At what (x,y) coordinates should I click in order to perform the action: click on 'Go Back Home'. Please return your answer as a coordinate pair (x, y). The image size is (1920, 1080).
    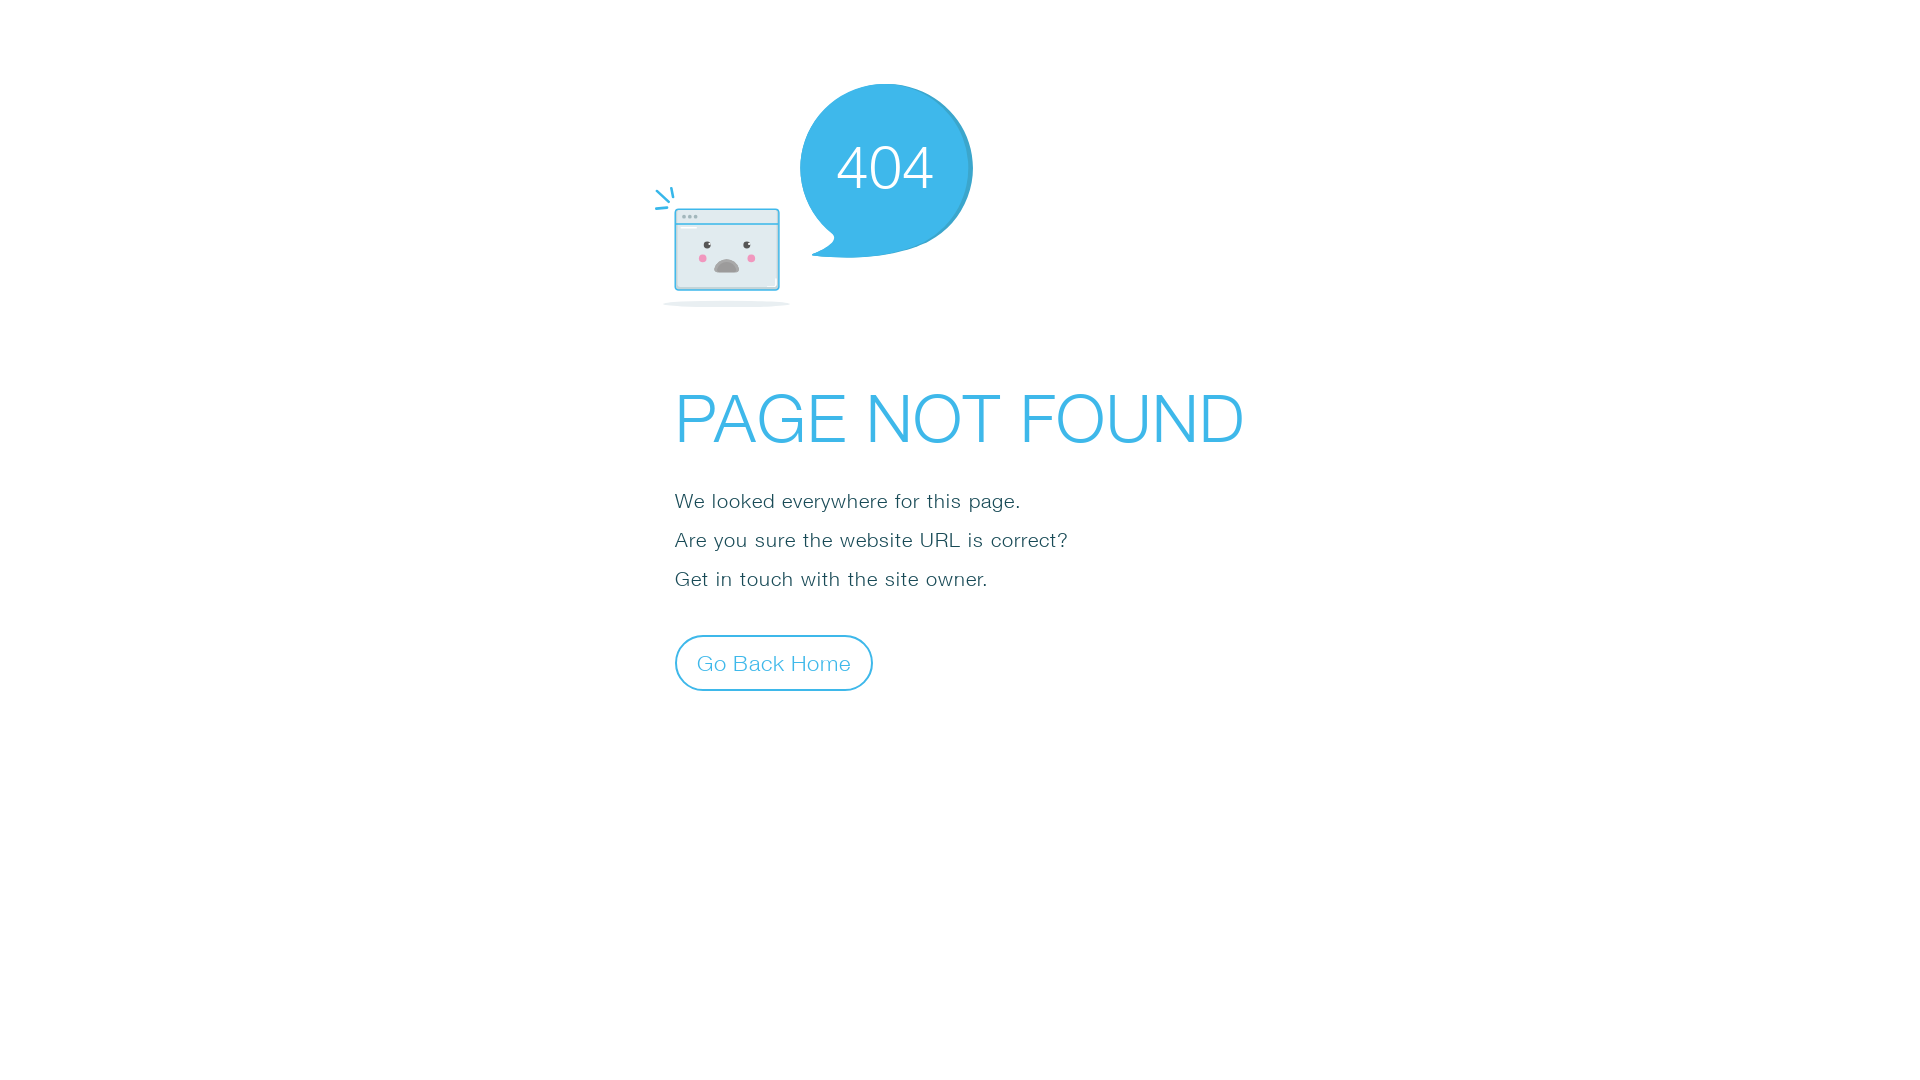
    Looking at the image, I should click on (772, 663).